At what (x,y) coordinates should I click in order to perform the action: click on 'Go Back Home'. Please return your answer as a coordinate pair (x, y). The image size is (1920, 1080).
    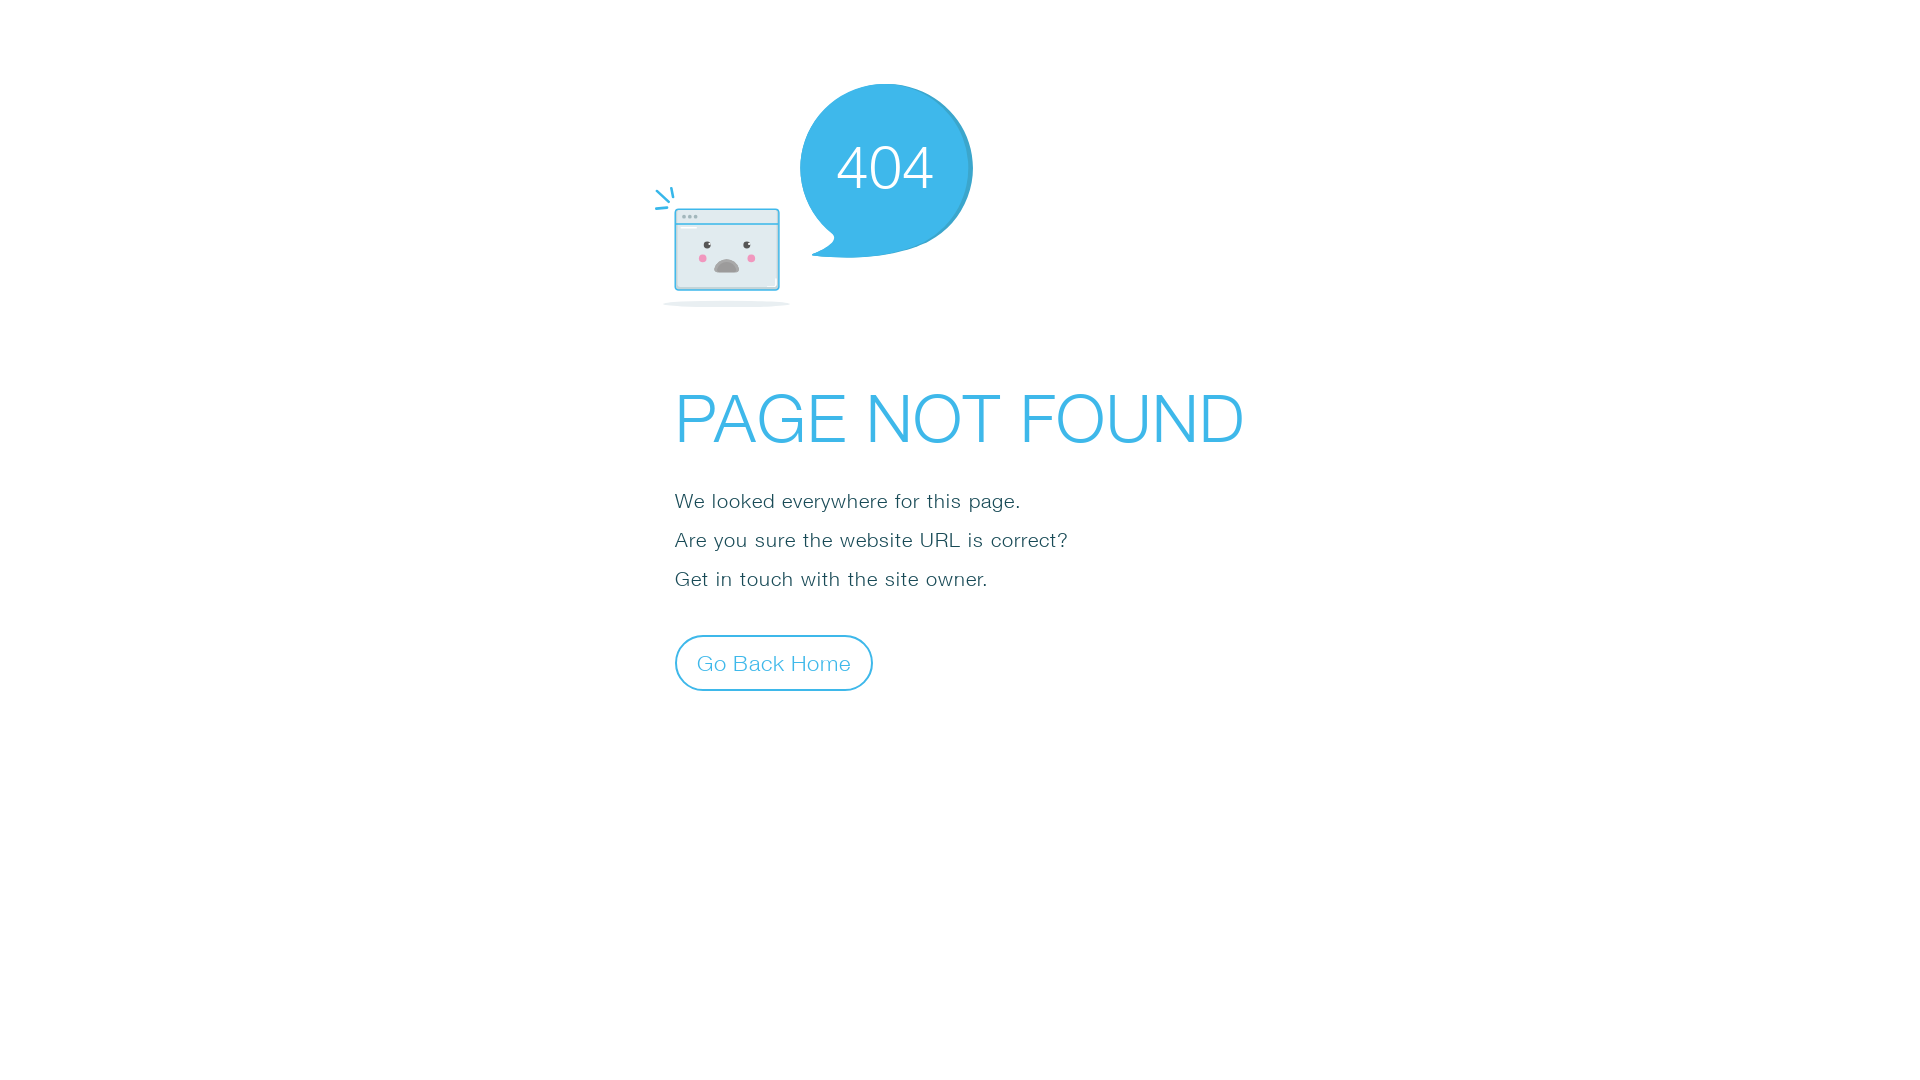
    Looking at the image, I should click on (772, 663).